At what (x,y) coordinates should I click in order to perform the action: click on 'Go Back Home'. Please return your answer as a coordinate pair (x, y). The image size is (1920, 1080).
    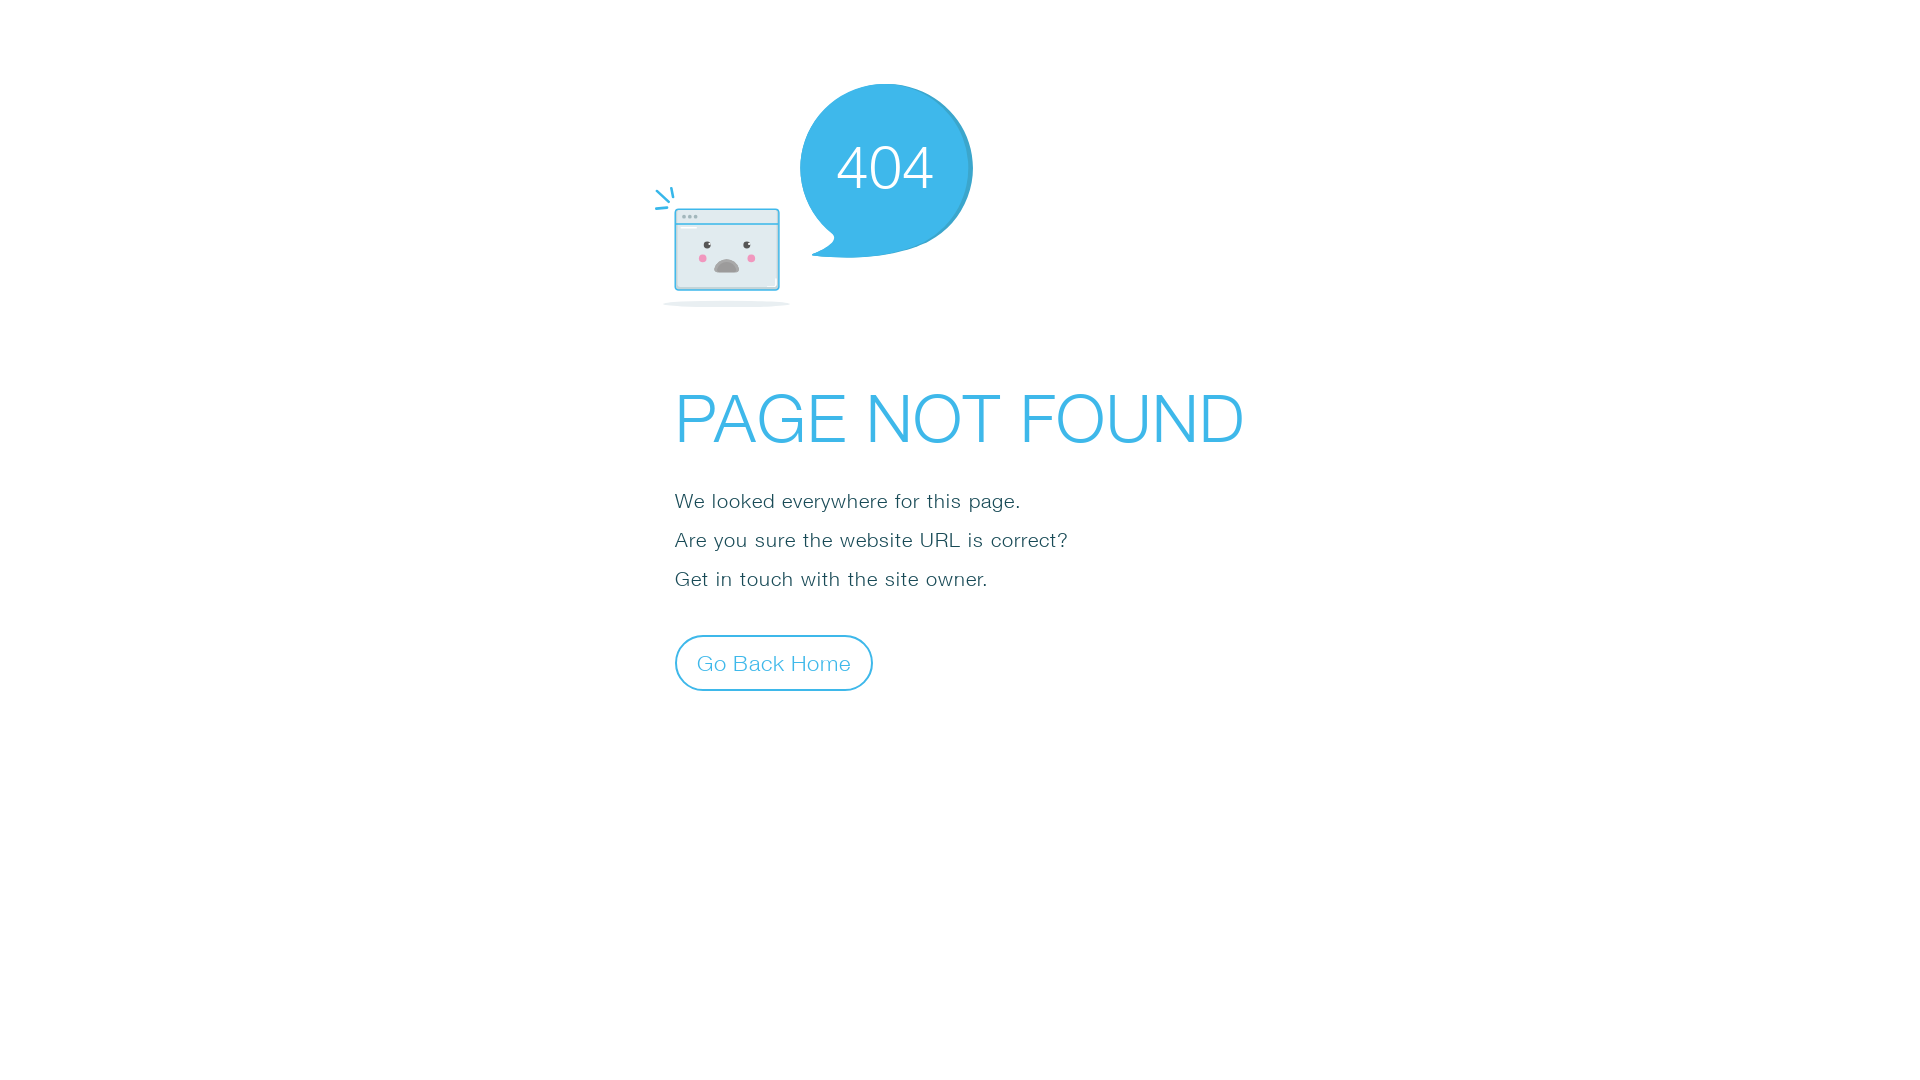
    Looking at the image, I should click on (772, 663).